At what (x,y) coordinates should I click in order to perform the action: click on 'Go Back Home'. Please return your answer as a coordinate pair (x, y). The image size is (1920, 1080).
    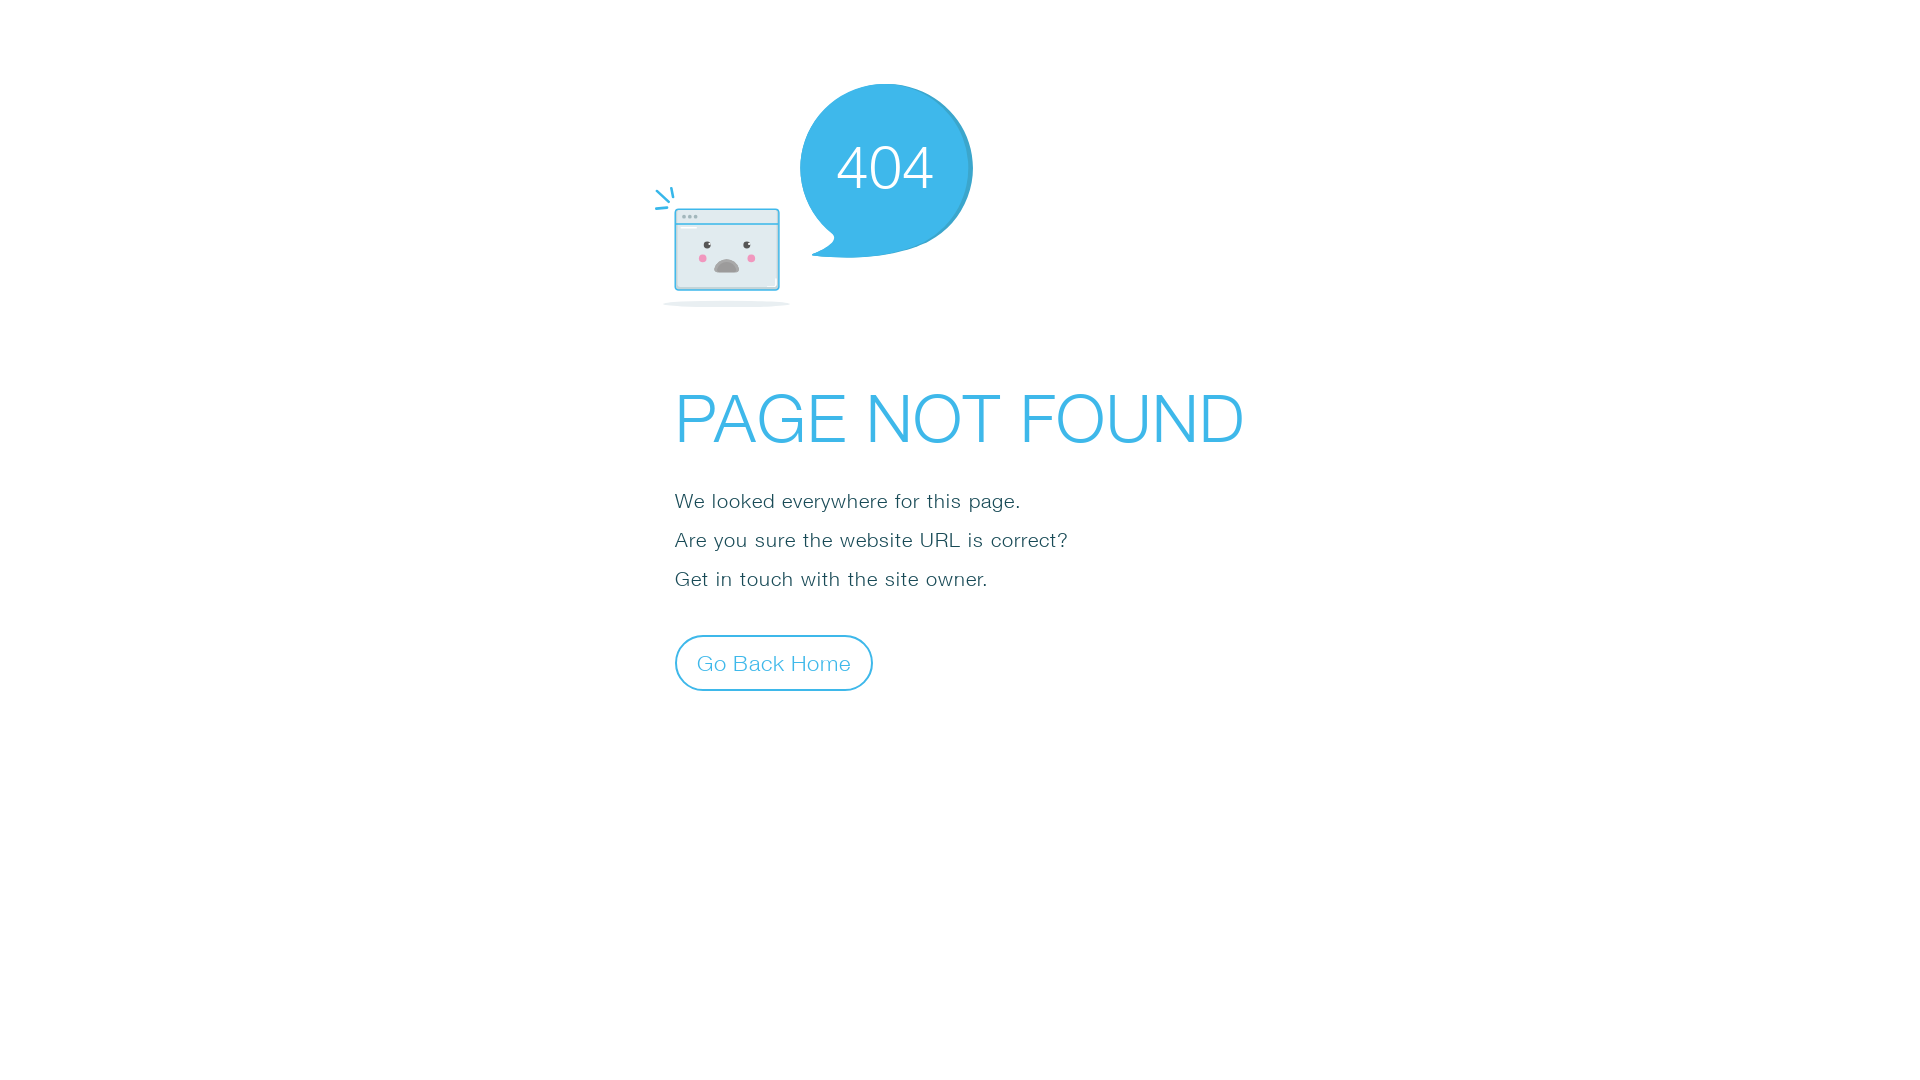
    Looking at the image, I should click on (772, 663).